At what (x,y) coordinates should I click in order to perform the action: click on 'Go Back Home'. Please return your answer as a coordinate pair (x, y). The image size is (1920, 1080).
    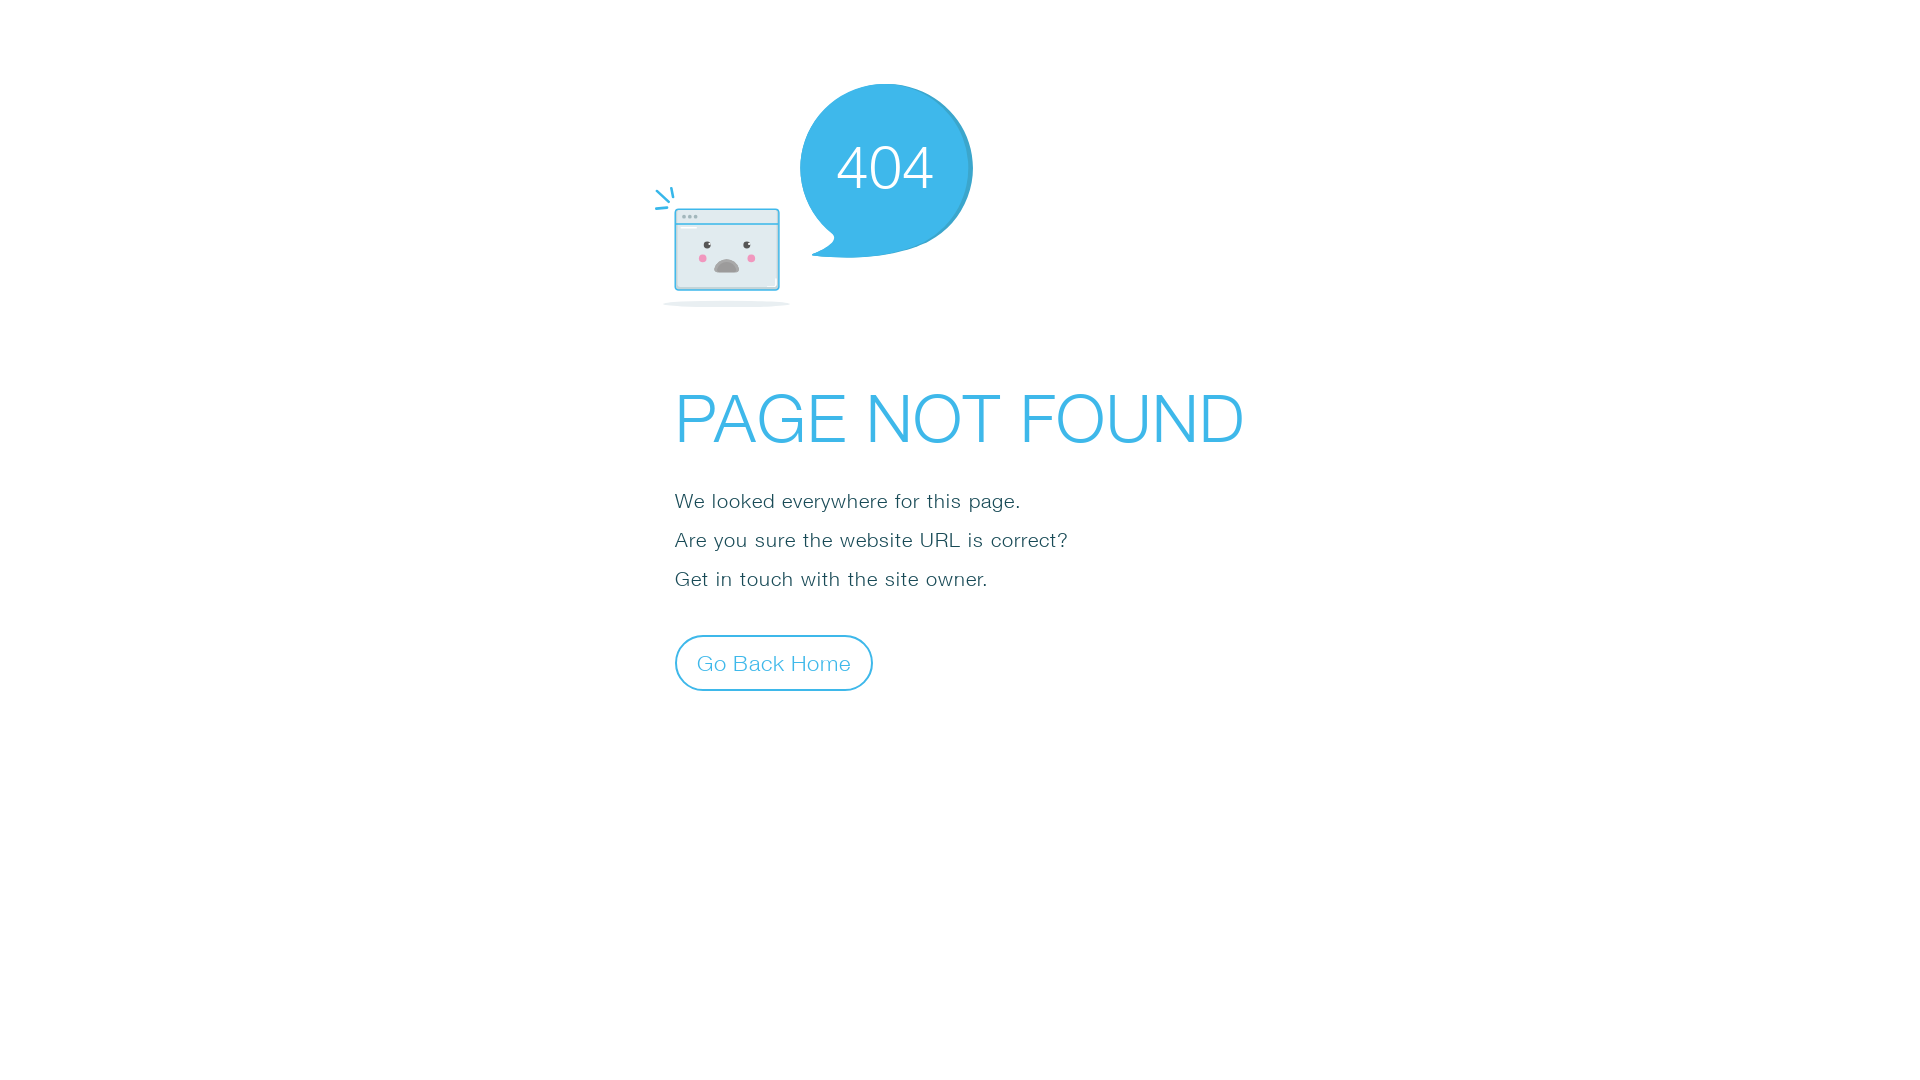
    Looking at the image, I should click on (772, 663).